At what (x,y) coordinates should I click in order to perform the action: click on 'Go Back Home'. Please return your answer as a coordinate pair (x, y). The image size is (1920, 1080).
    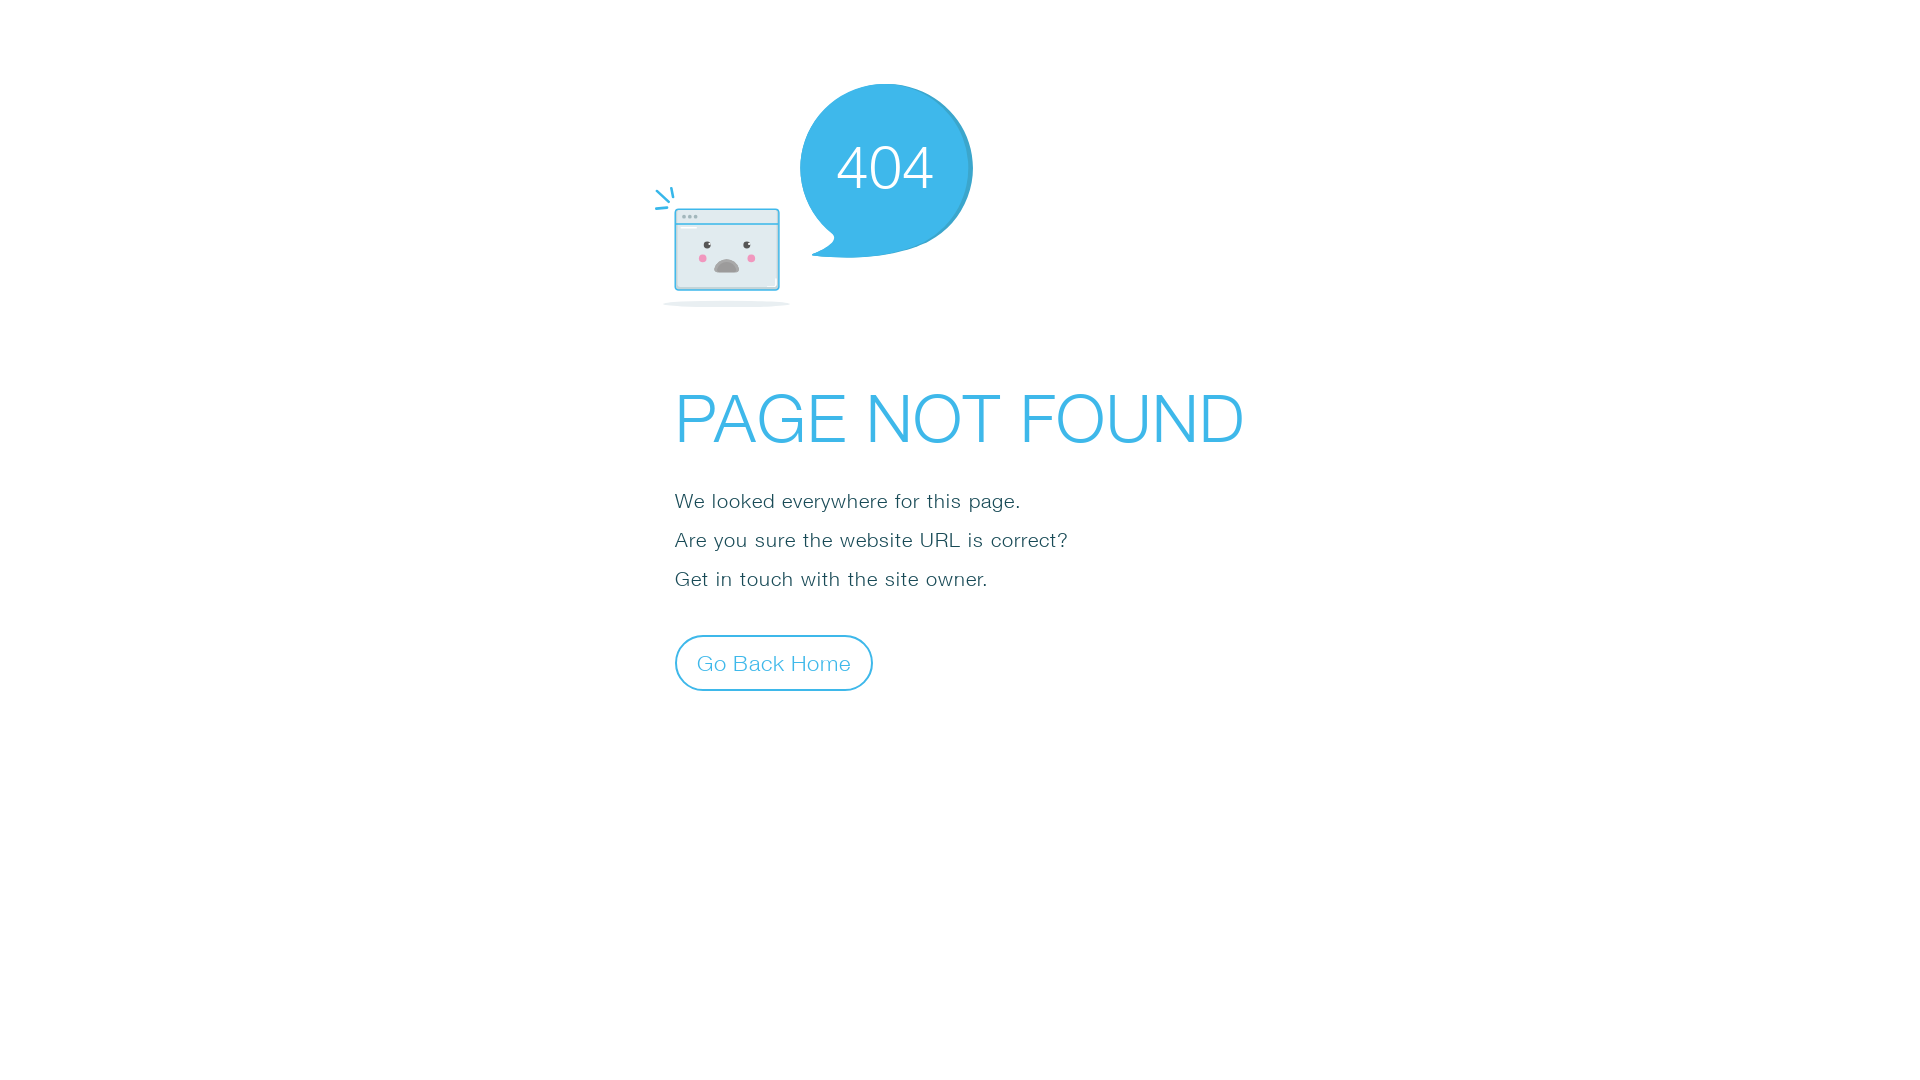
    Looking at the image, I should click on (772, 663).